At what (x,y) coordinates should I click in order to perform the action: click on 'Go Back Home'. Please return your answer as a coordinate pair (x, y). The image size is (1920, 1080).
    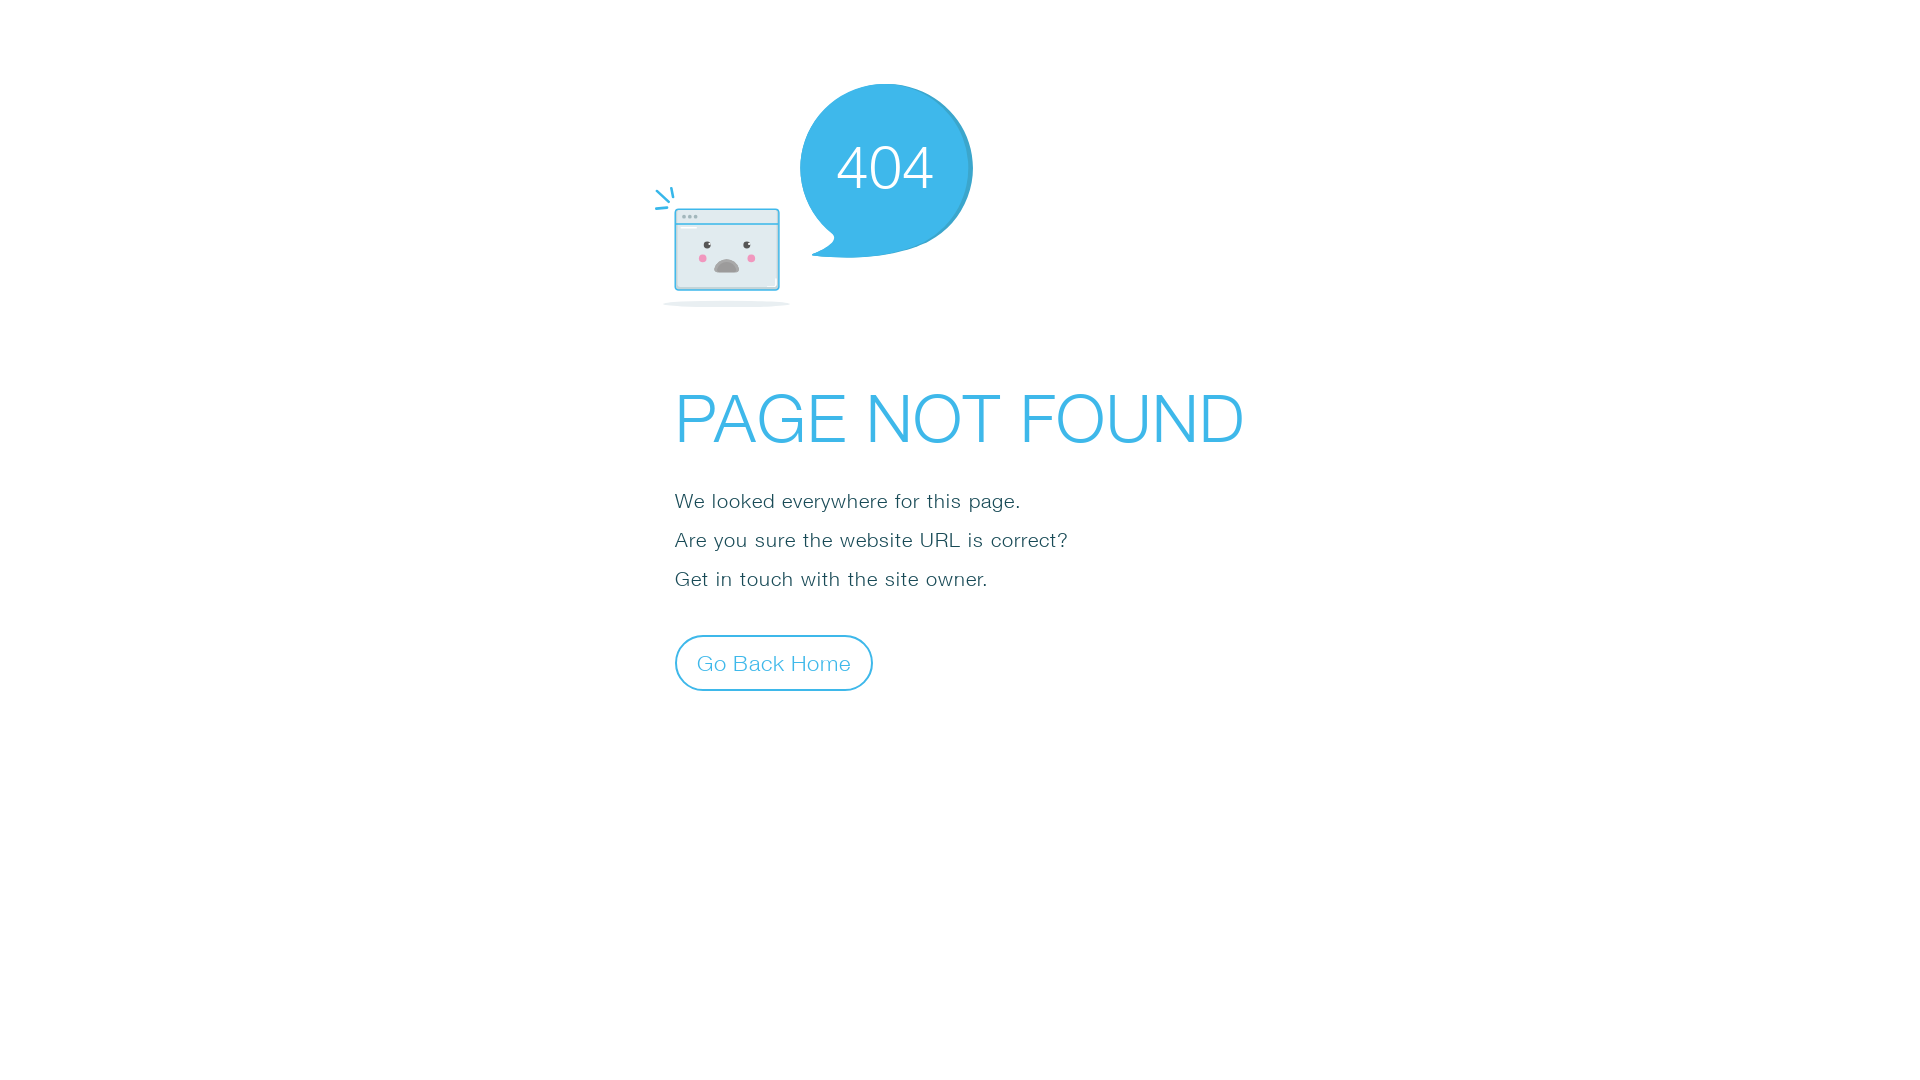
    Looking at the image, I should click on (772, 663).